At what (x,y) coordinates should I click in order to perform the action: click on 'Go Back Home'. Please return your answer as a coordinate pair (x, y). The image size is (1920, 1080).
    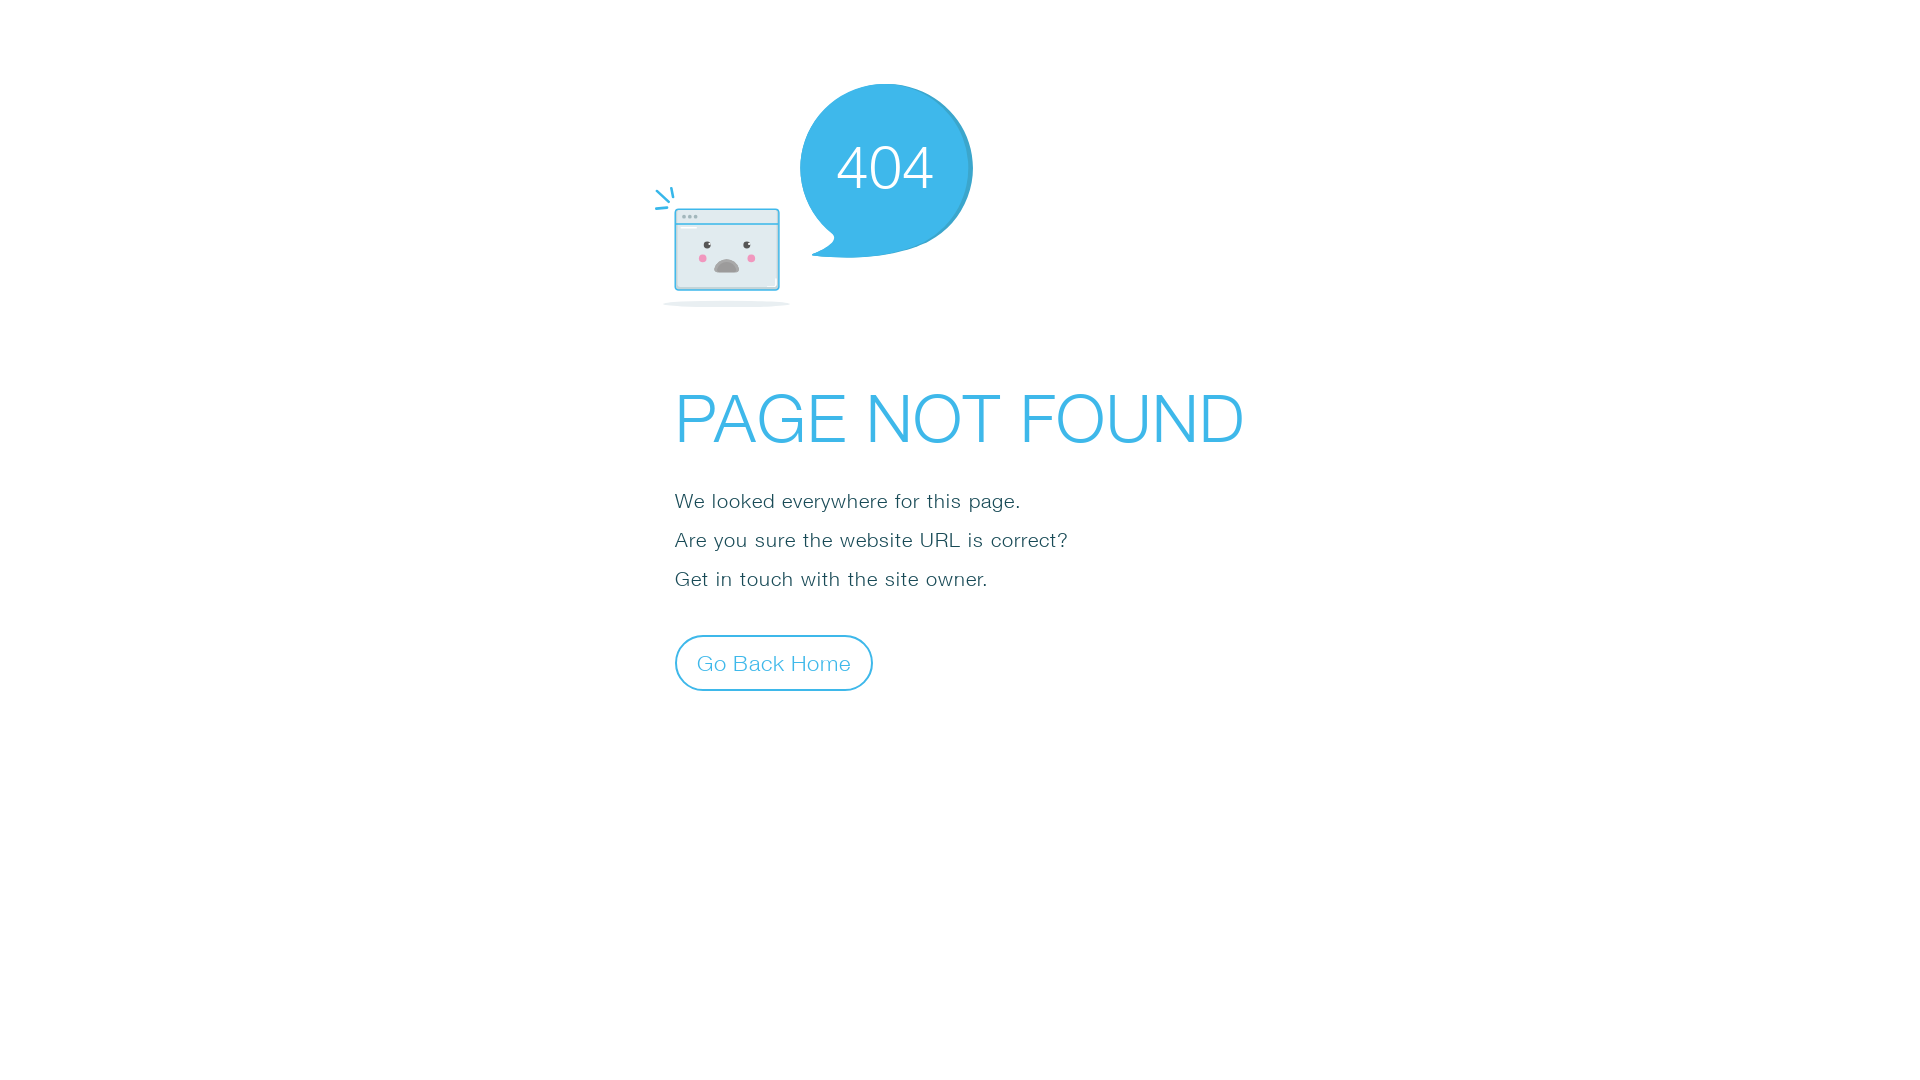
    Looking at the image, I should click on (772, 663).